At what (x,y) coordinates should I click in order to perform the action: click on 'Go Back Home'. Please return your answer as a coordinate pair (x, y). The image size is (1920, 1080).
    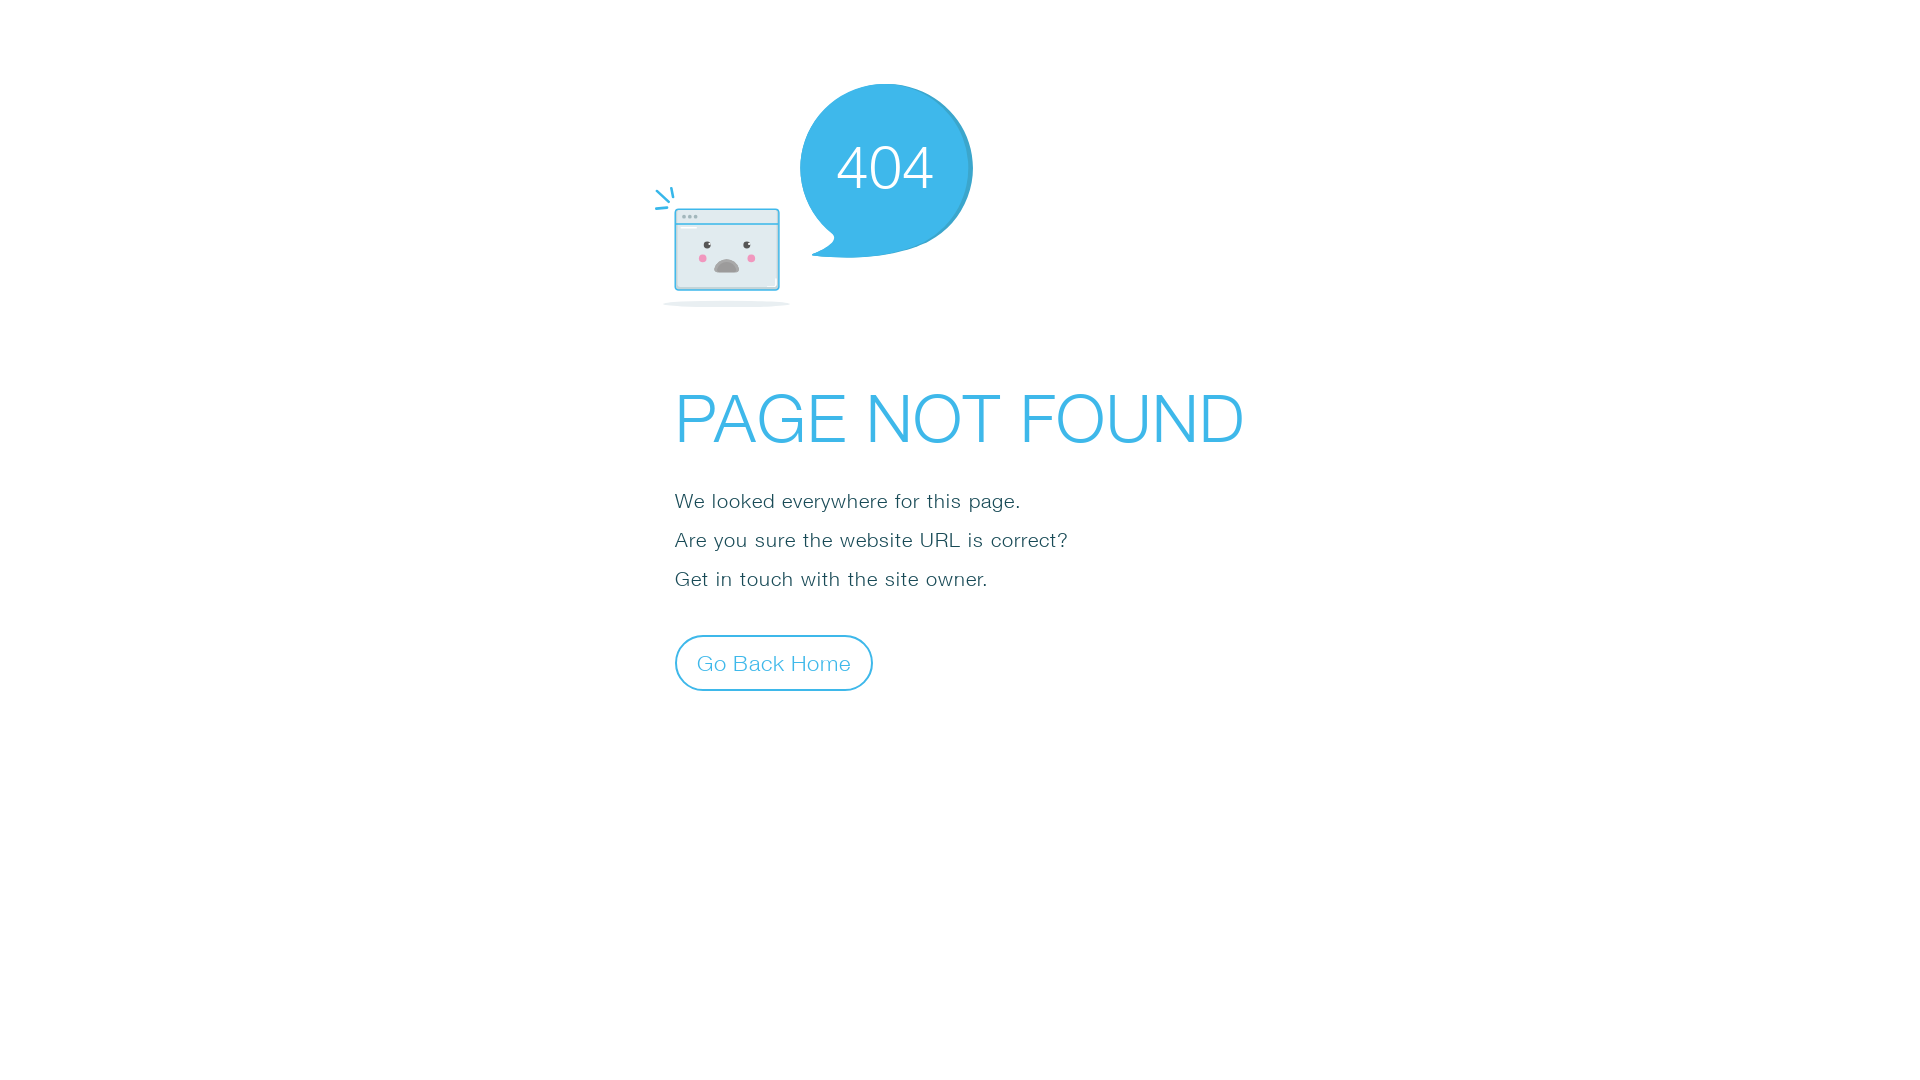
    Looking at the image, I should click on (772, 663).